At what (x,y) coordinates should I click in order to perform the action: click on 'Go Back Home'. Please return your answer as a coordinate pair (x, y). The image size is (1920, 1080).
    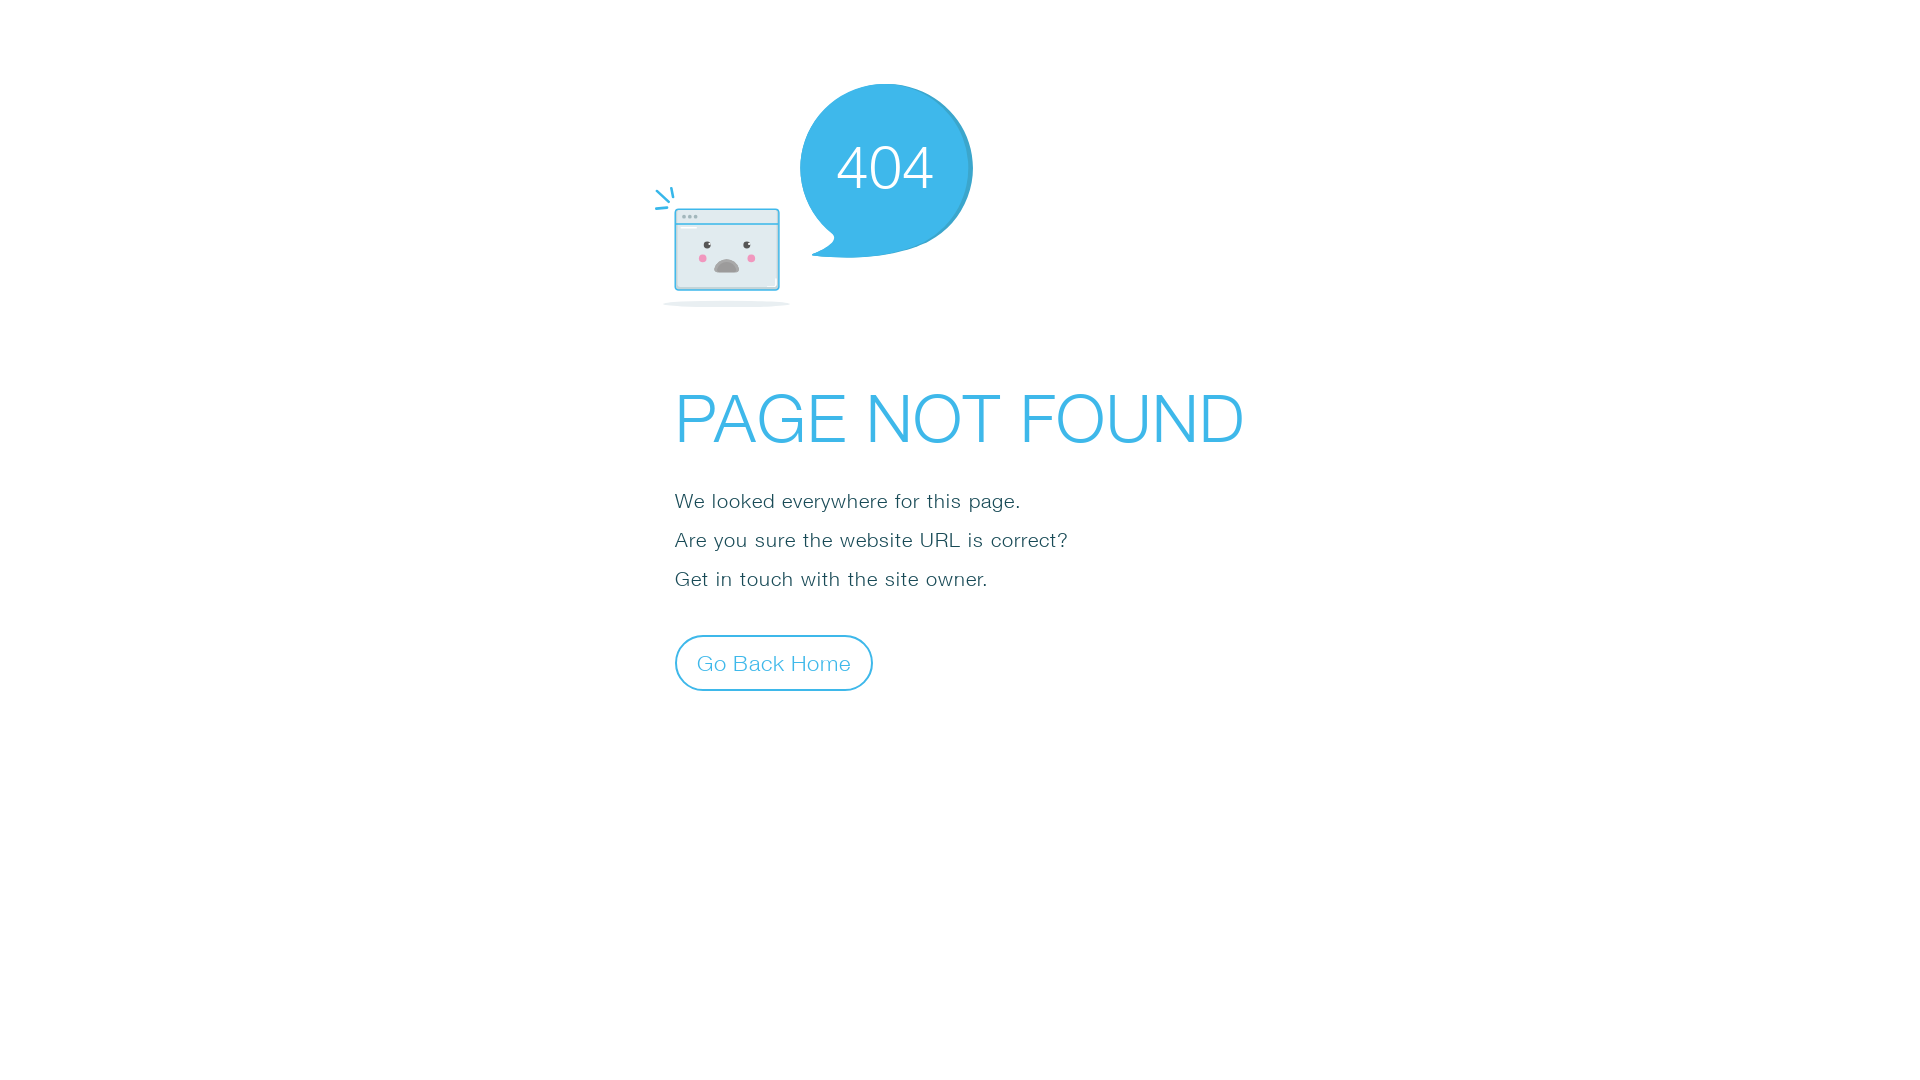
    Looking at the image, I should click on (772, 663).